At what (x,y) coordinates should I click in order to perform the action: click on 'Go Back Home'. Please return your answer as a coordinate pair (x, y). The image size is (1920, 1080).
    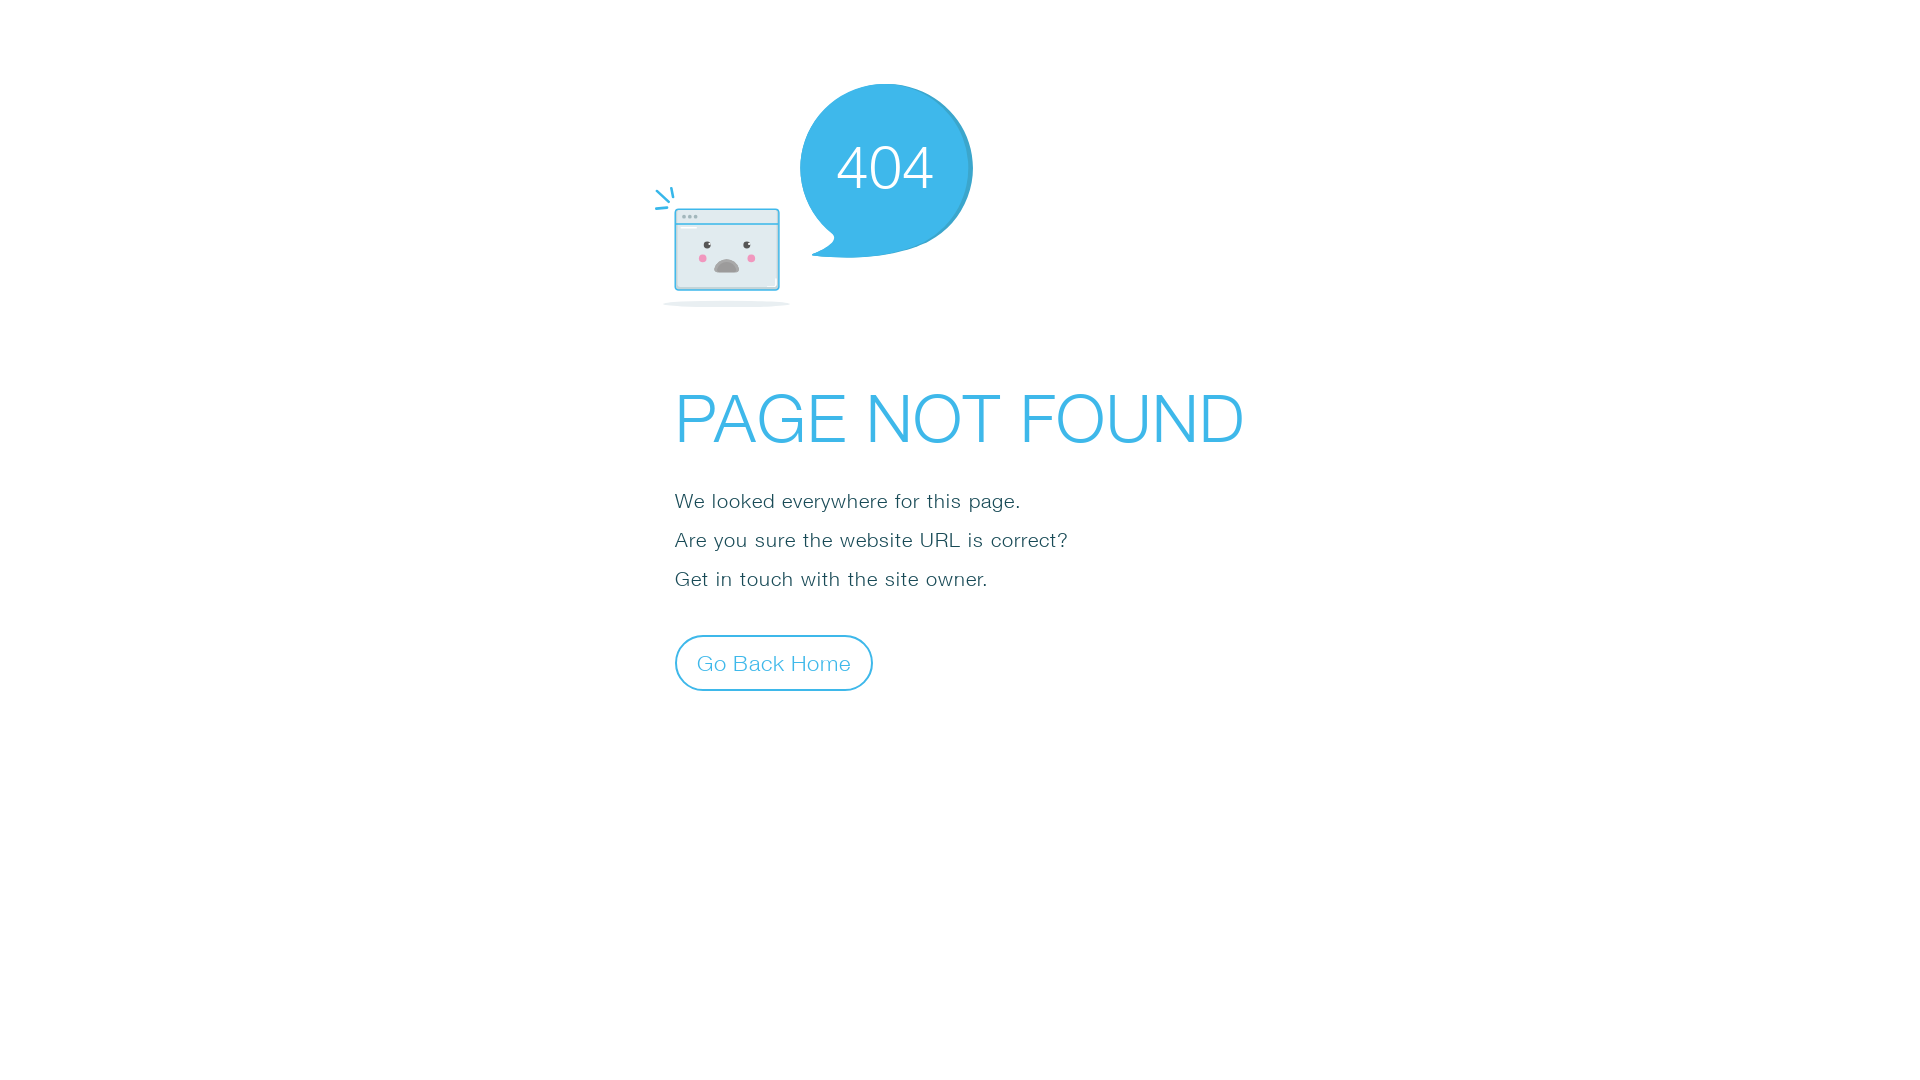
    Looking at the image, I should click on (772, 663).